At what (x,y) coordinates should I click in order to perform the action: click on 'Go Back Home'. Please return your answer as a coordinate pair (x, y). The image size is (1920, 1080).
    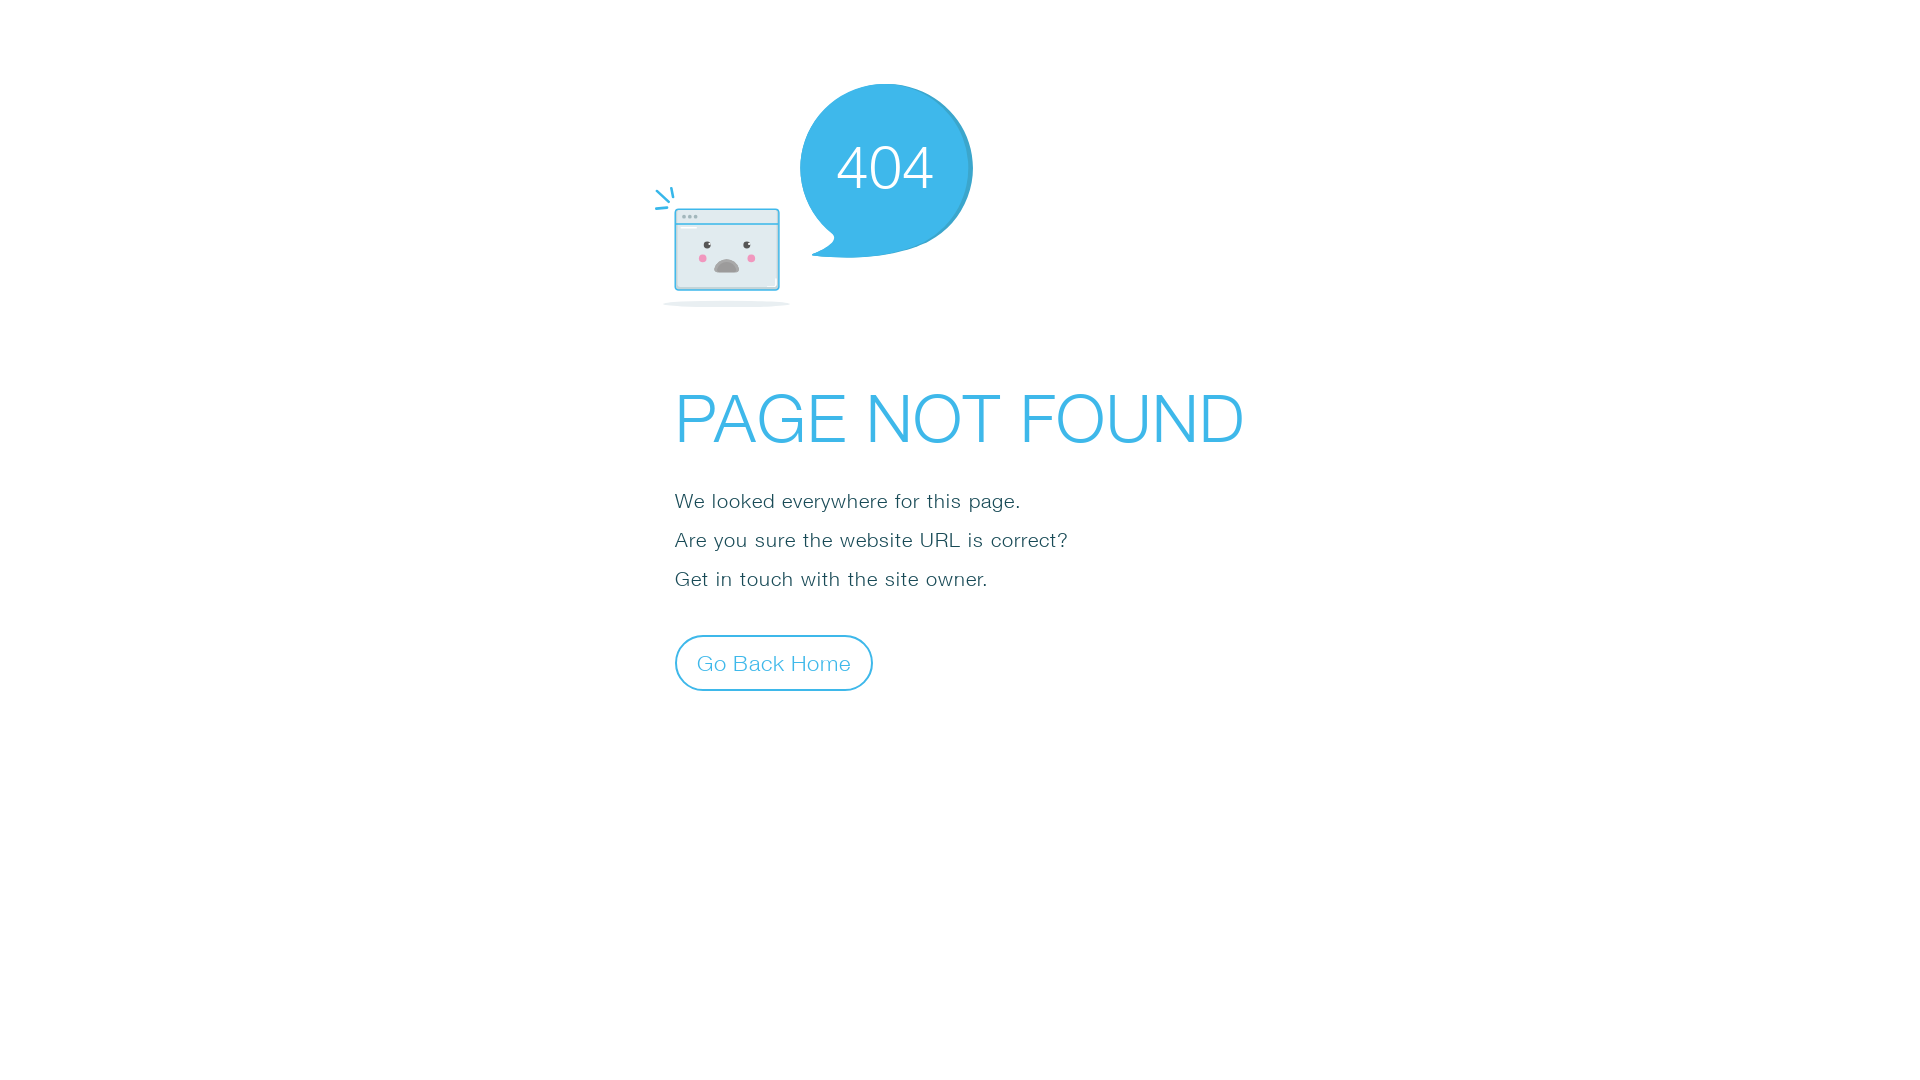
    Looking at the image, I should click on (772, 663).